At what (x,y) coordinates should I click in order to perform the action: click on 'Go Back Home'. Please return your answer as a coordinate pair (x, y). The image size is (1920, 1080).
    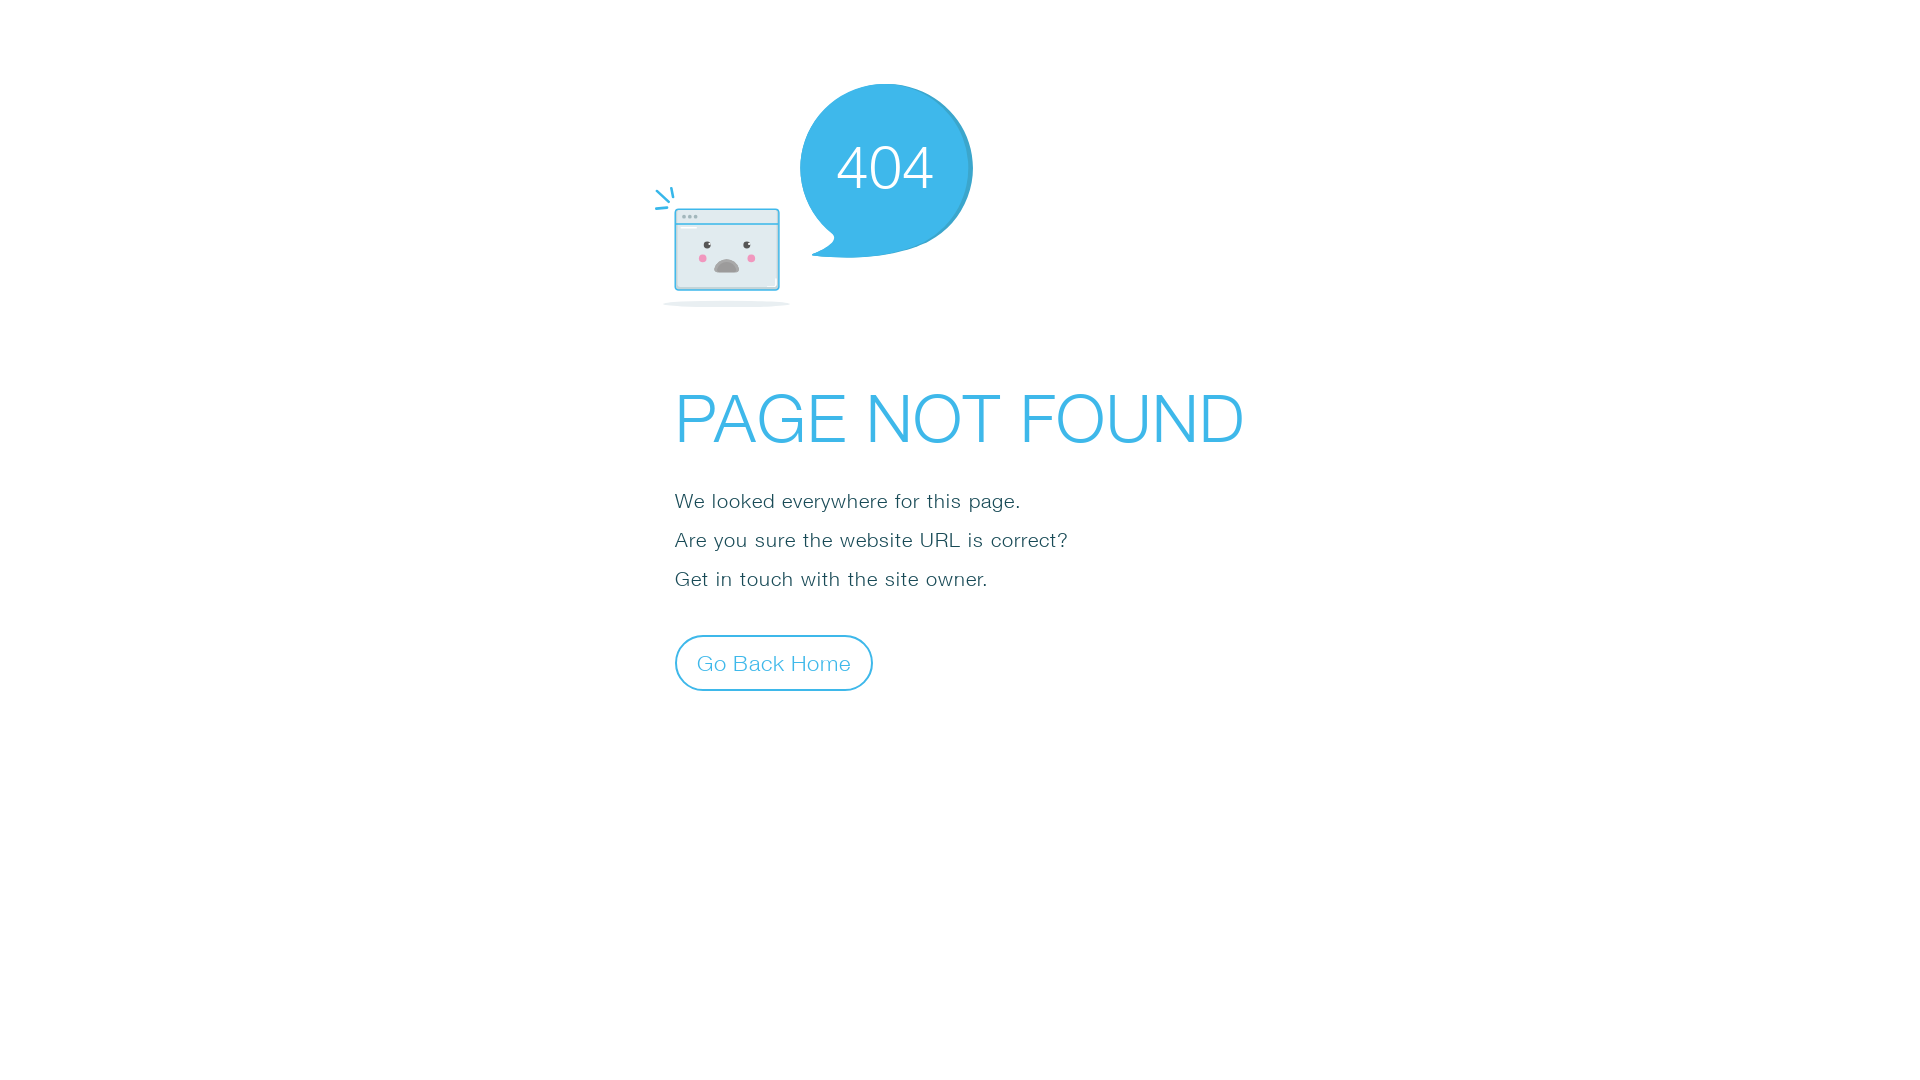
    Looking at the image, I should click on (772, 663).